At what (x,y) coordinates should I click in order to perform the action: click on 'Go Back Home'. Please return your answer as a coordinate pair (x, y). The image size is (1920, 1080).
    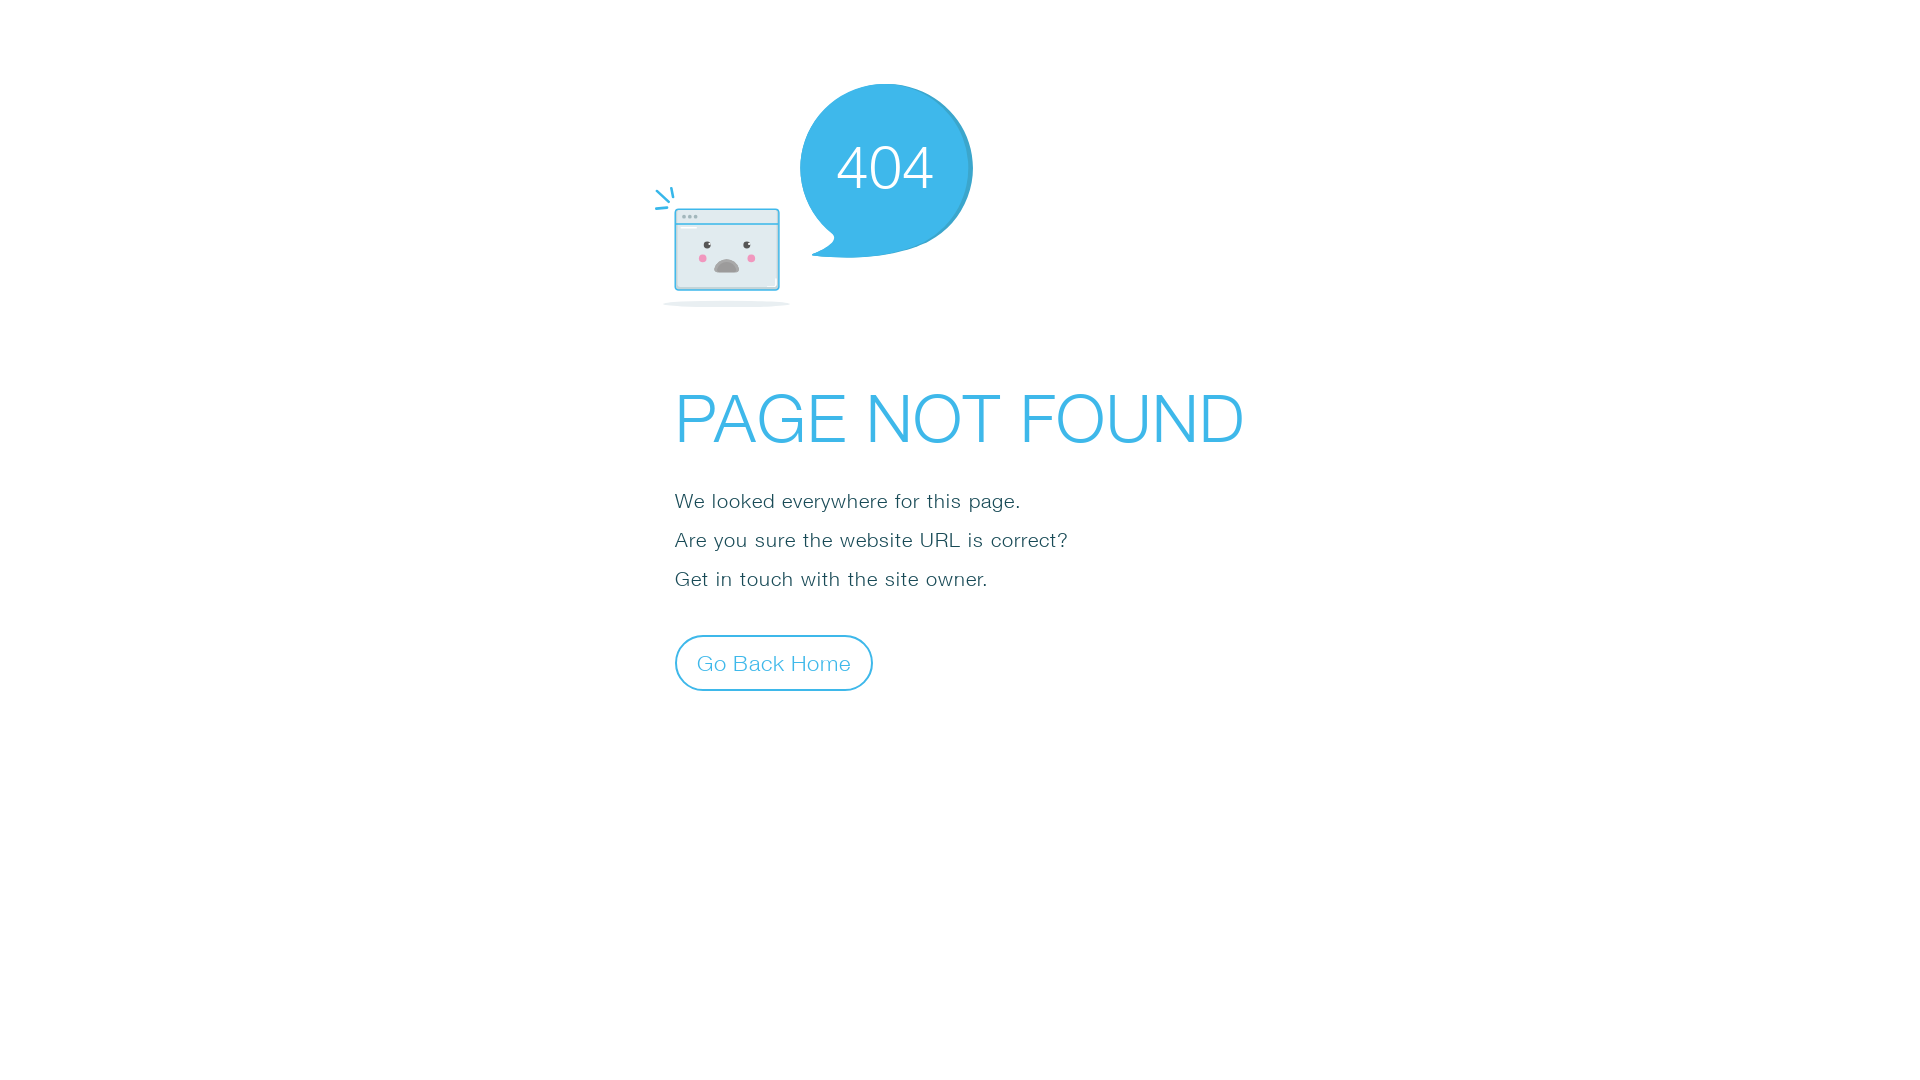
    Looking at the image, I should click on (772, 663).